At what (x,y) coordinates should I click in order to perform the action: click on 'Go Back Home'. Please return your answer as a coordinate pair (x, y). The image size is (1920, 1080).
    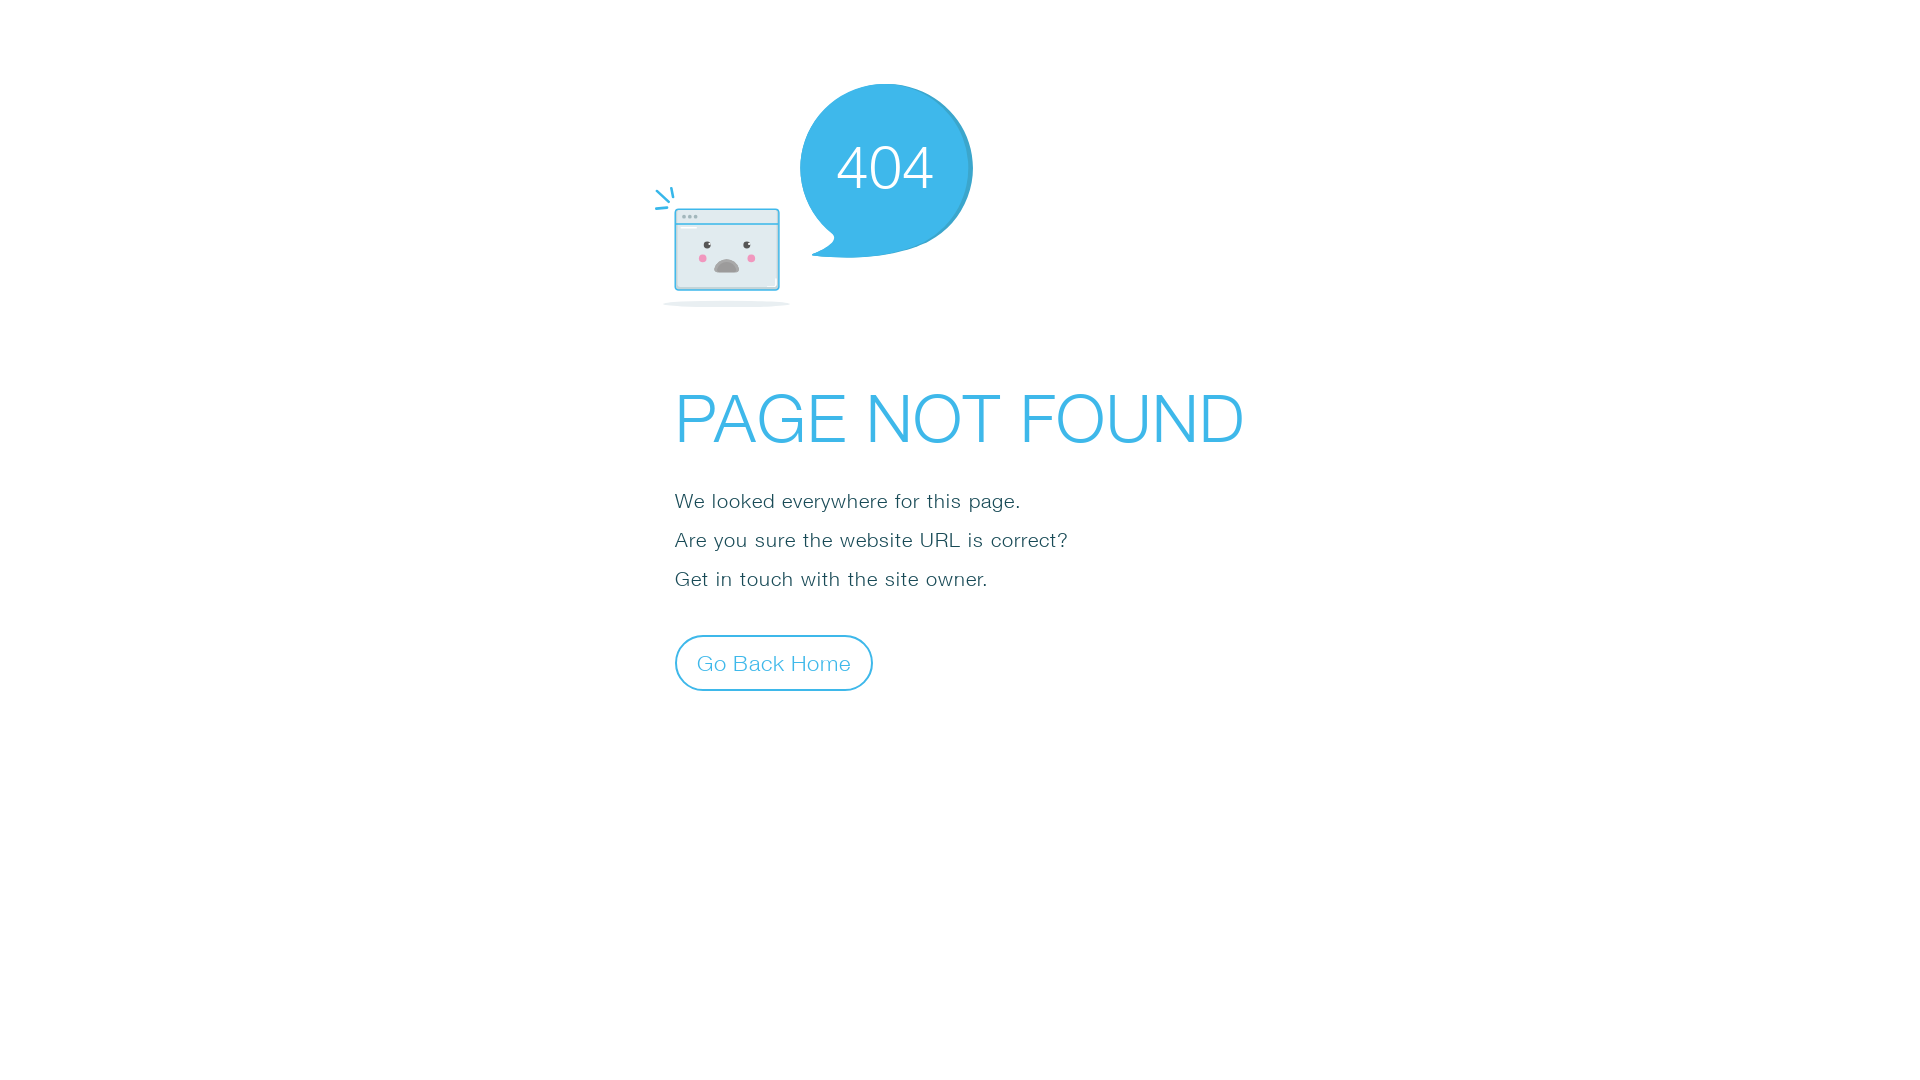
    Looking at the image, I should click on (772, 663).